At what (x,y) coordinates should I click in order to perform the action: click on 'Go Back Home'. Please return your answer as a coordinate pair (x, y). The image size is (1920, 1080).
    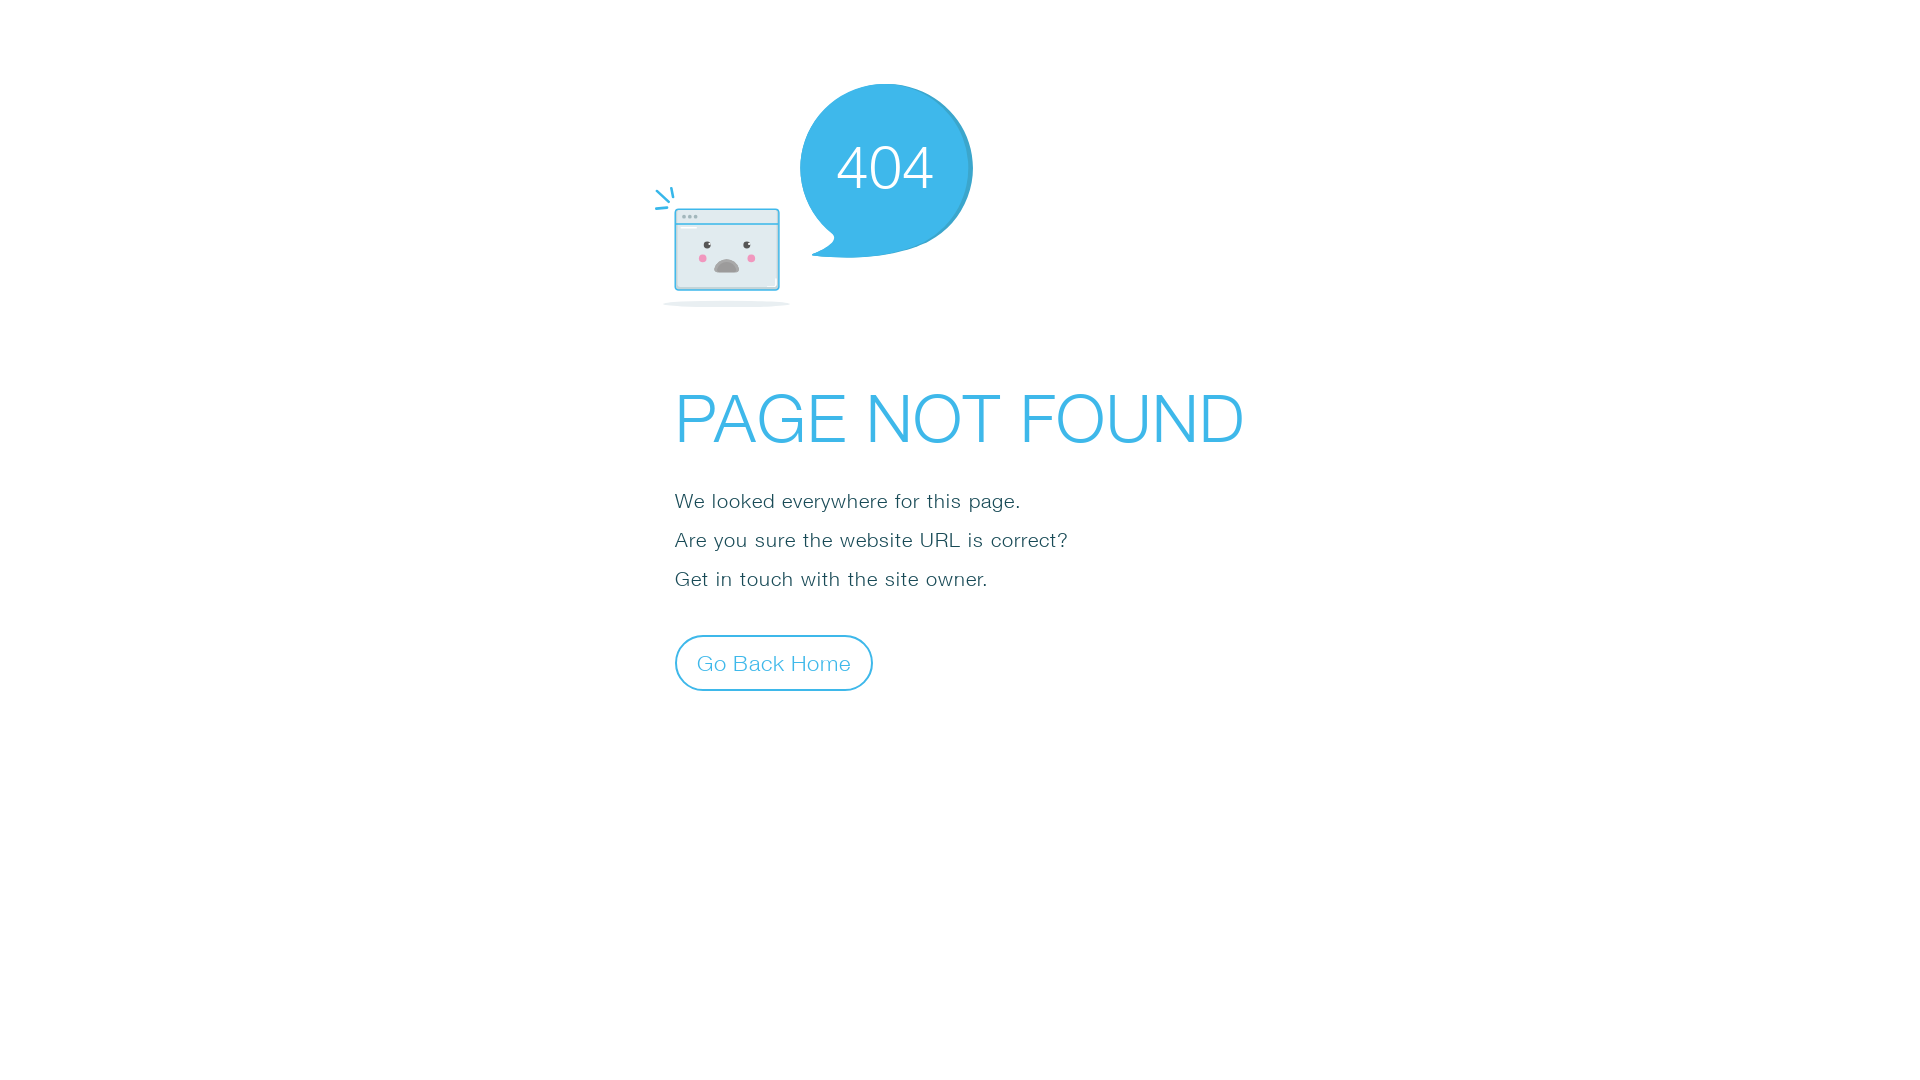
    Looking at the image, I should click on (772, 663).